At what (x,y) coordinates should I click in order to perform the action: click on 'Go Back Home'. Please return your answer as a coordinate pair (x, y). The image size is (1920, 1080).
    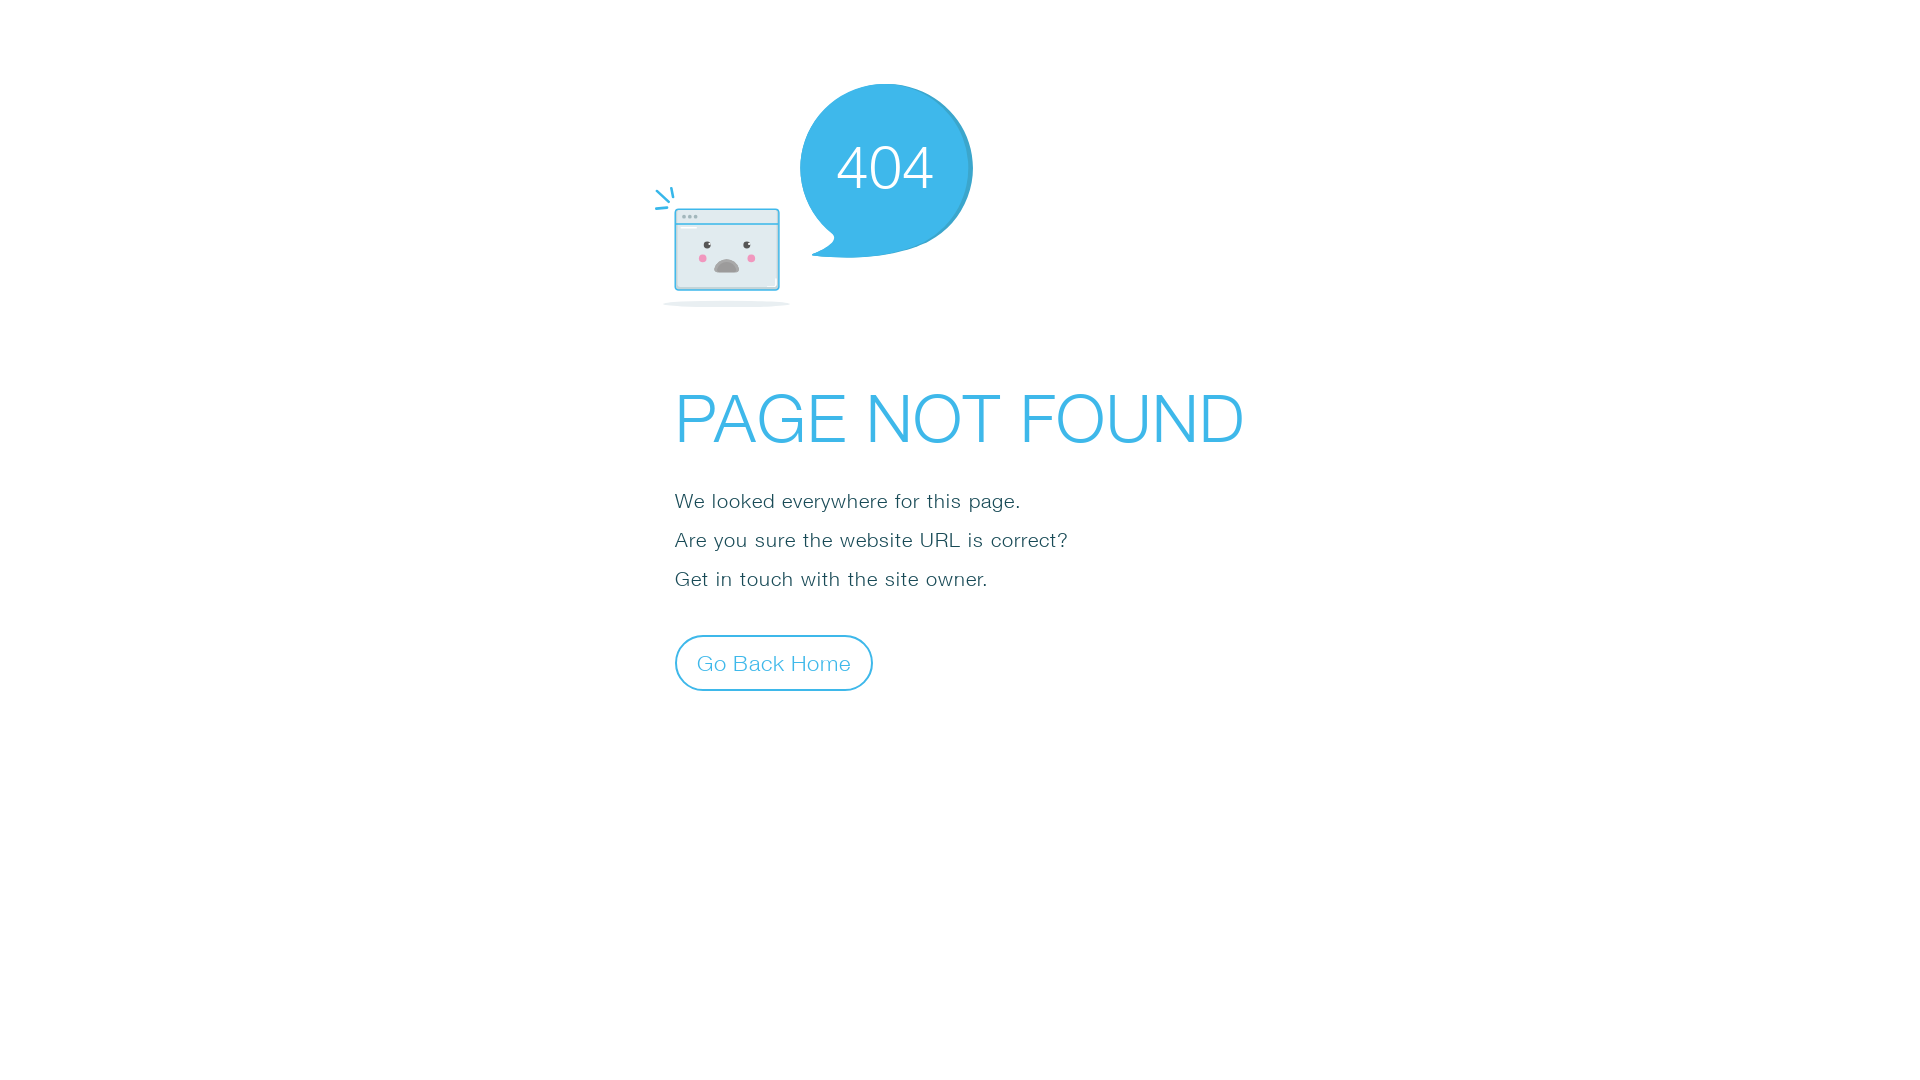
    Looking at the image, I should click on (772, 663).